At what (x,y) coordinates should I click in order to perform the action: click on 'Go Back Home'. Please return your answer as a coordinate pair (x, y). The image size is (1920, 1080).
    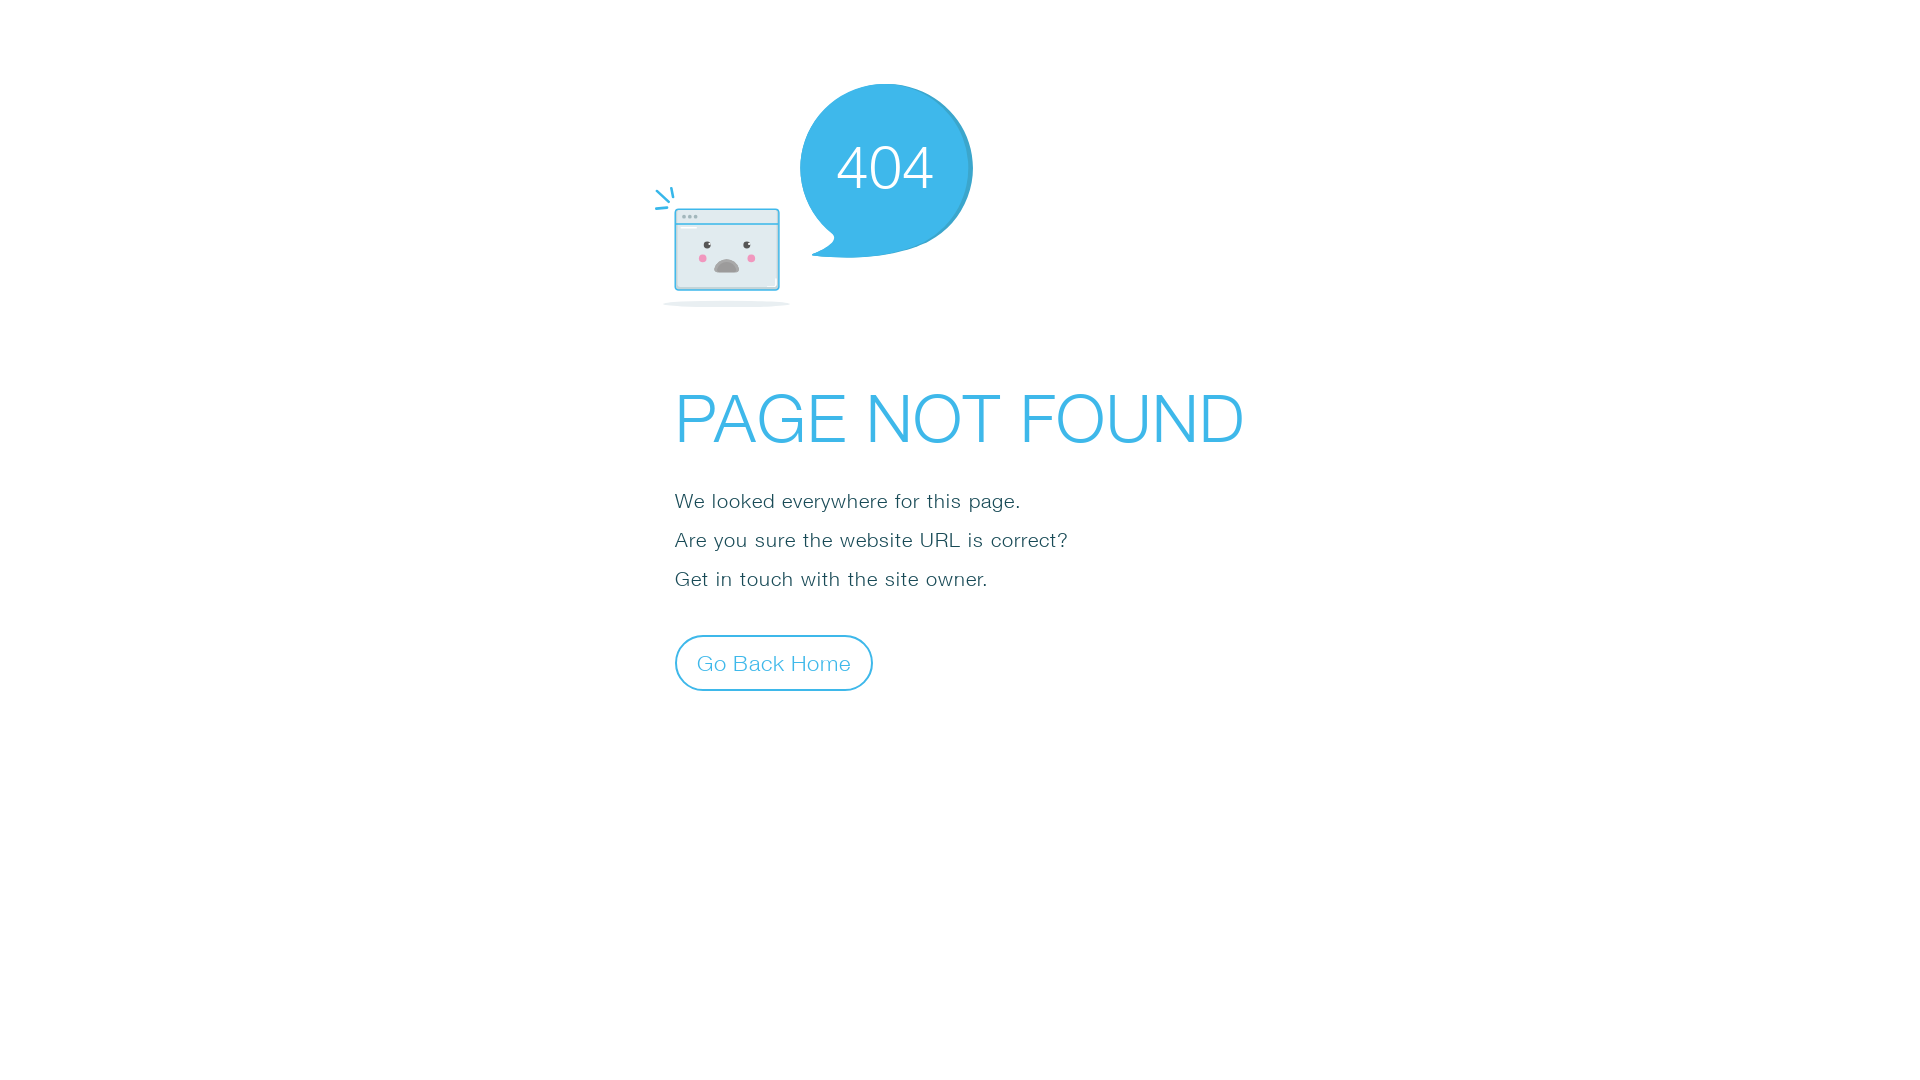
    Looking at the image, I should click on (772, 663).